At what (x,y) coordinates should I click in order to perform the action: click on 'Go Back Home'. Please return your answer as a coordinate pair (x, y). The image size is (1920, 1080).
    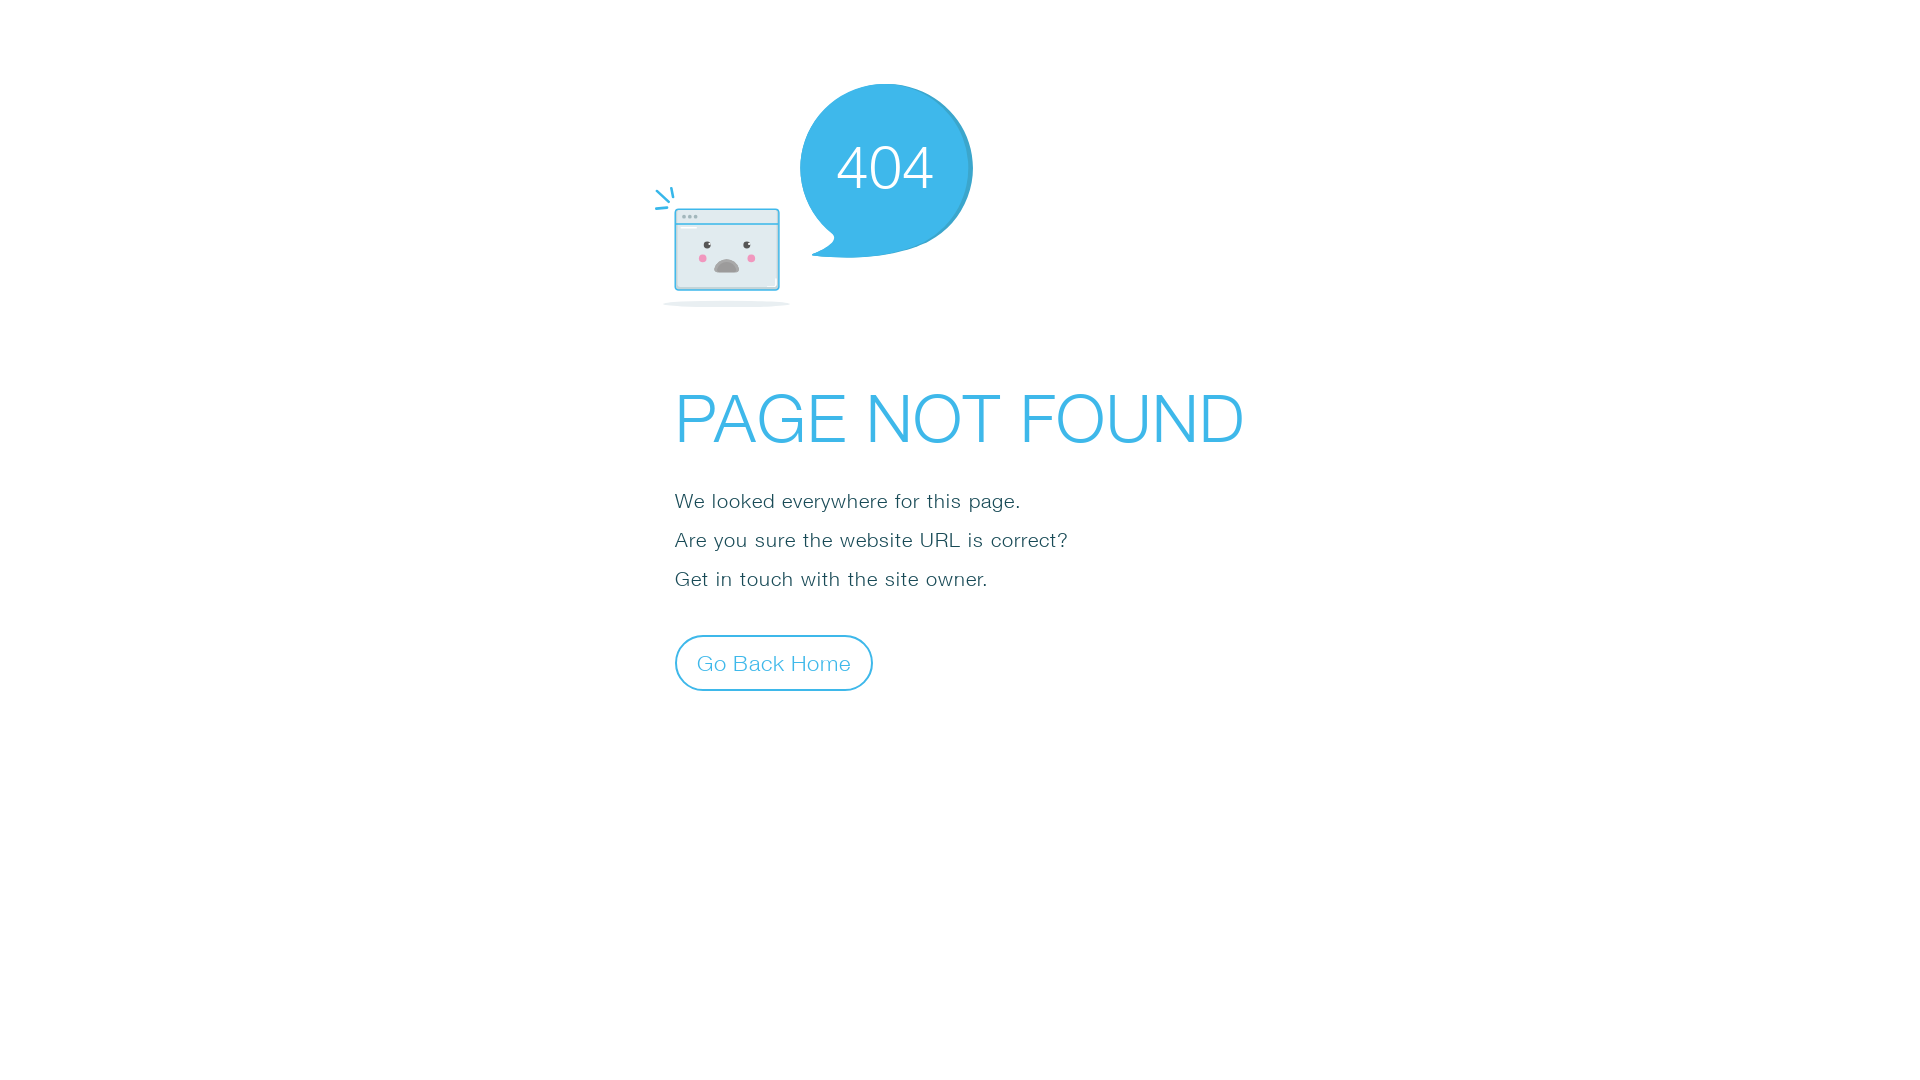
    Looking at the image, I should click on (772, 663).